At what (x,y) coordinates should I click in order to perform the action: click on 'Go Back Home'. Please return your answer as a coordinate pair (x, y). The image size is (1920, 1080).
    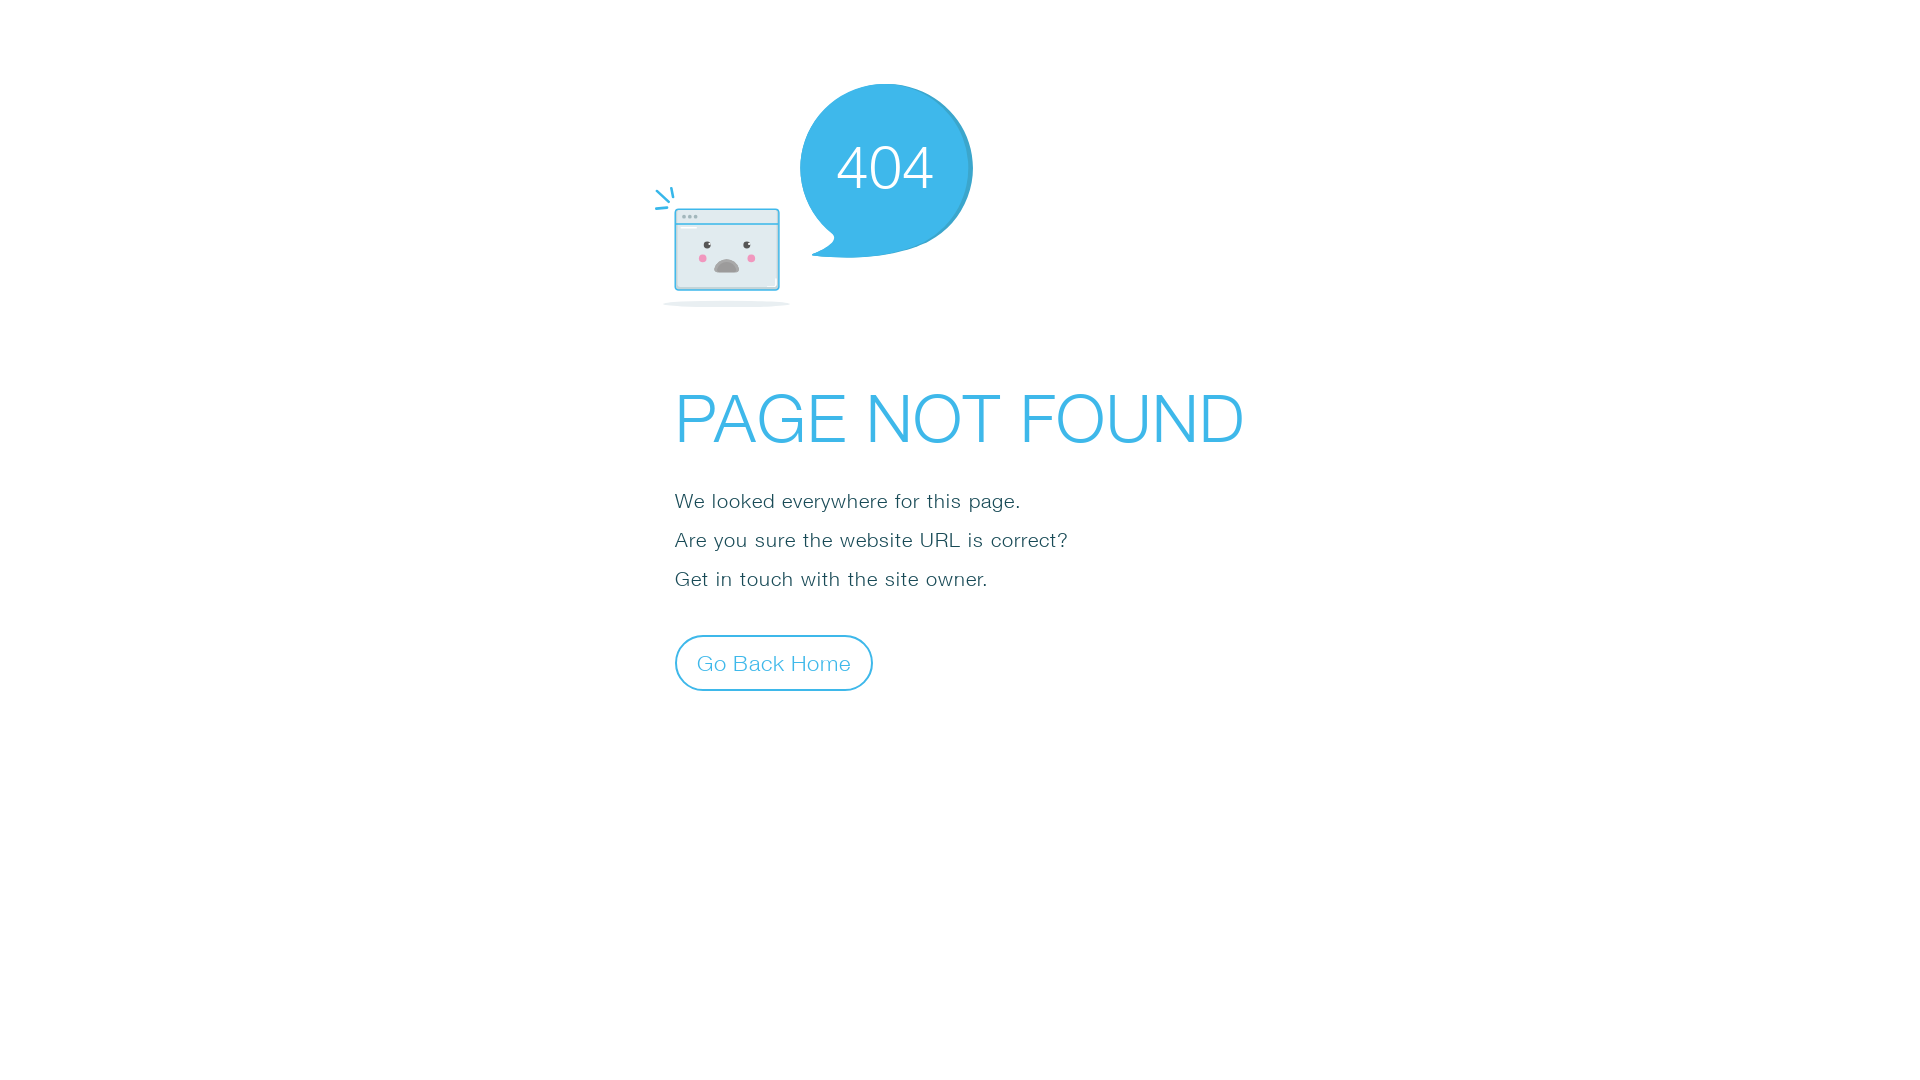
    Looking at the image, I should click on (772, 663).